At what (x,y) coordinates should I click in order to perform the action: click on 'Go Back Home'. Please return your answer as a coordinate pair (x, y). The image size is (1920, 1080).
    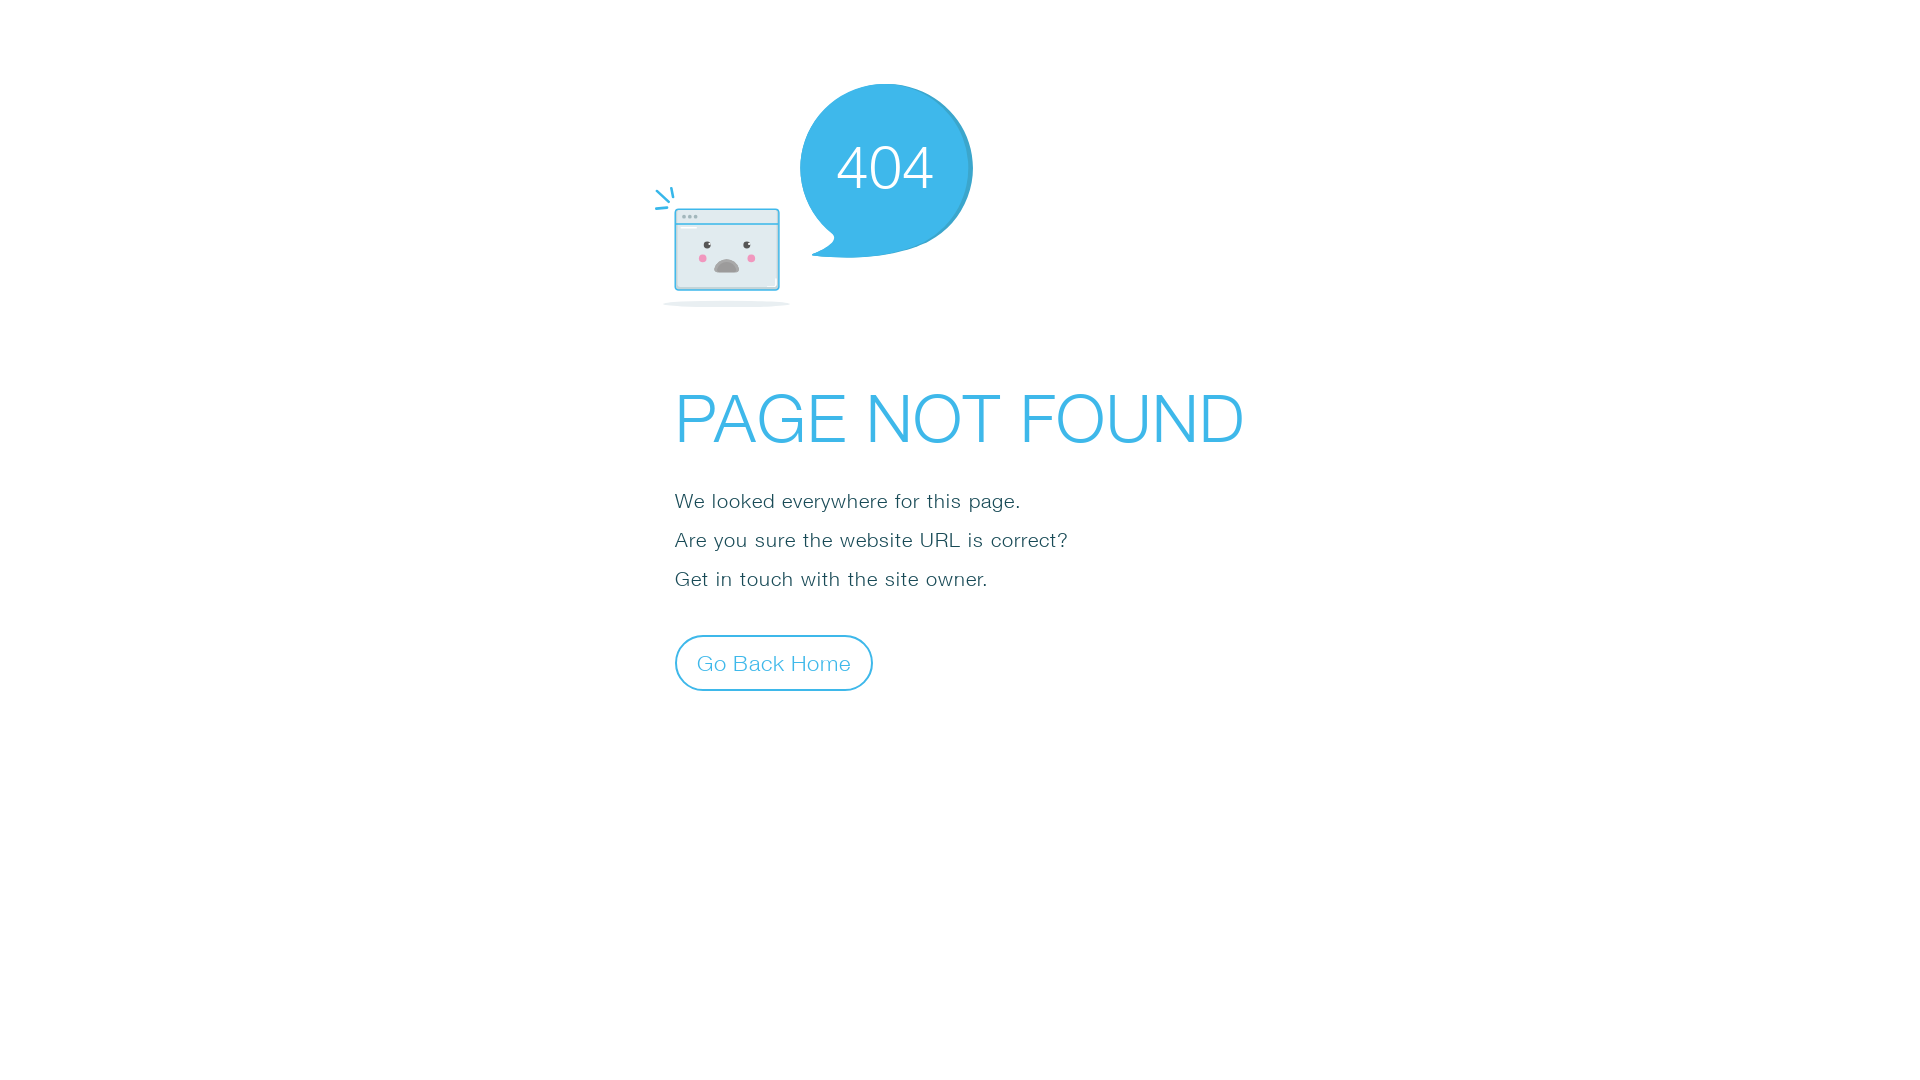
    Looking at the image, I should click on (772, 663).